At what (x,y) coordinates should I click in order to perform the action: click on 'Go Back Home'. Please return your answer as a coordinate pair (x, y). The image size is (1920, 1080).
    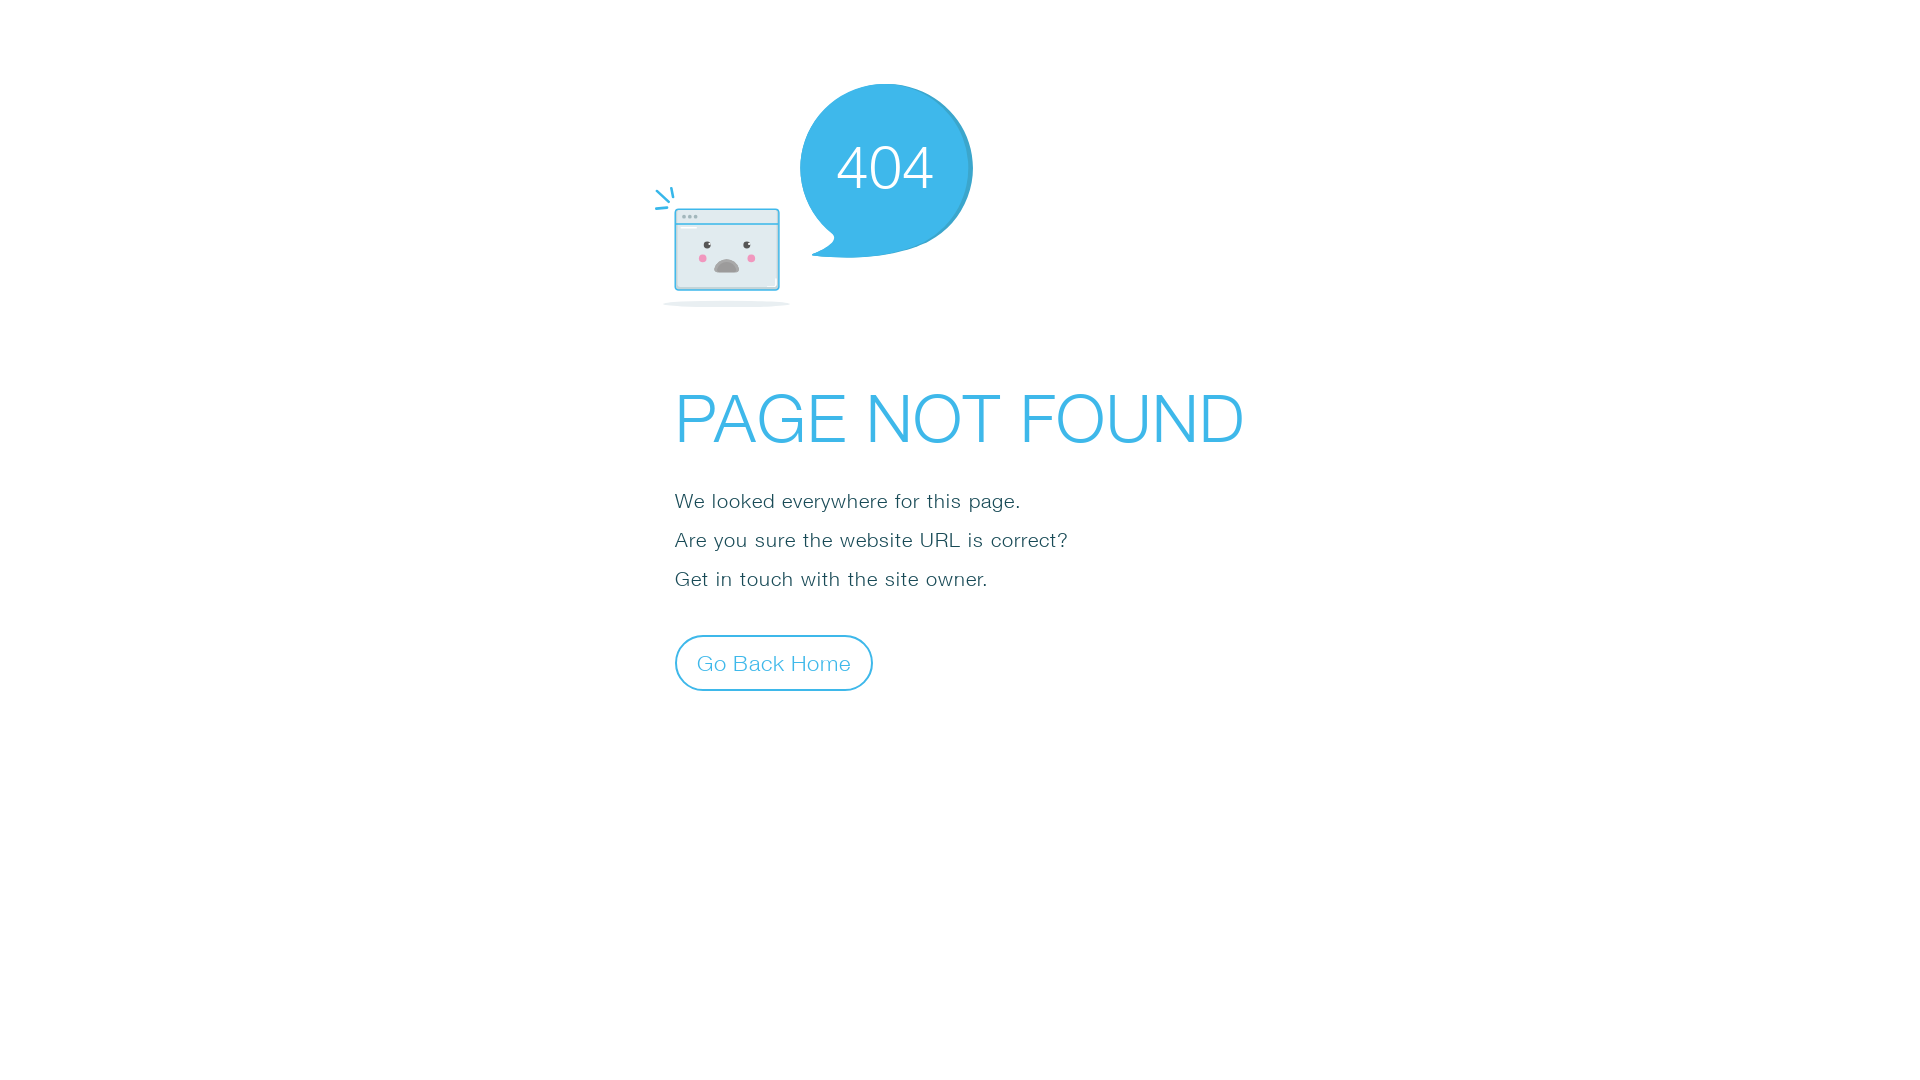
    Looking at the image, I should click on (772, 663).